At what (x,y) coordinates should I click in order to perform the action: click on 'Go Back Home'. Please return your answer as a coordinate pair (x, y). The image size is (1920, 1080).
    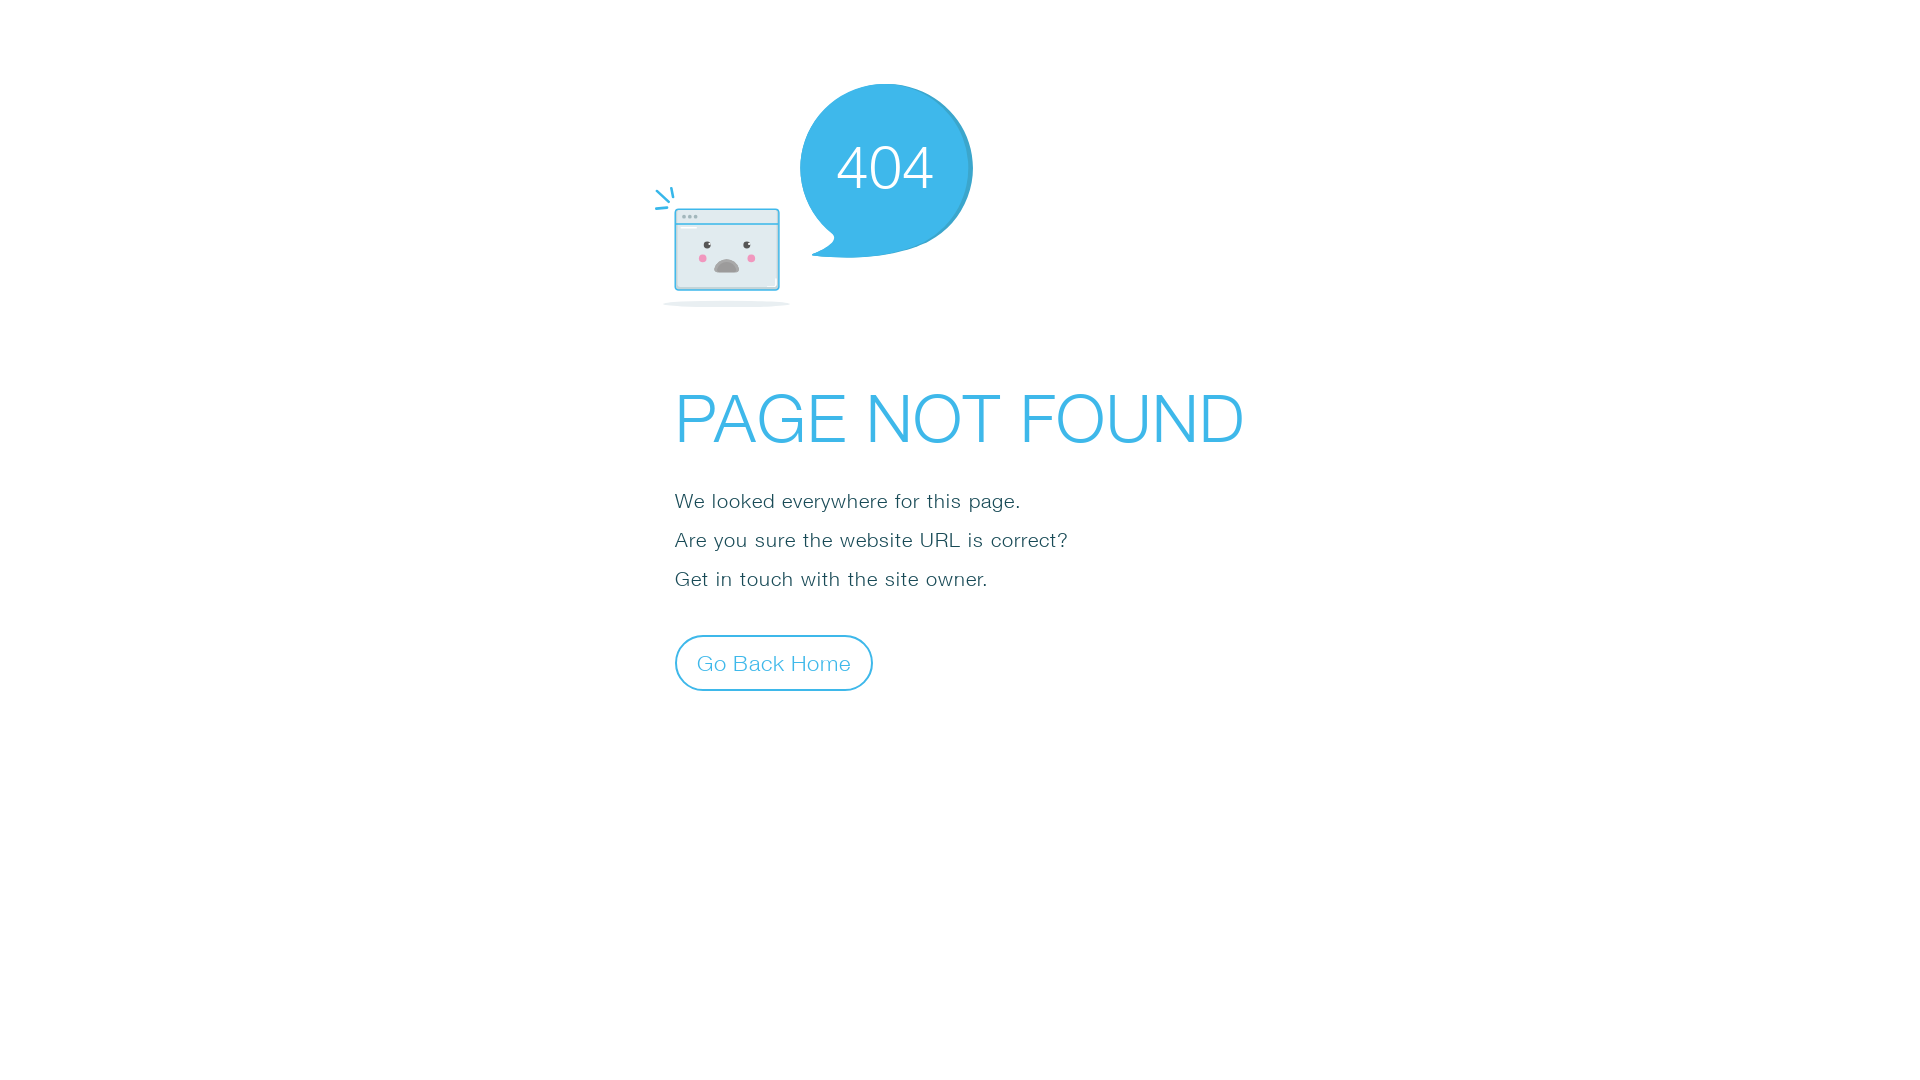
    Looking at the image, I should click on (772, 663).